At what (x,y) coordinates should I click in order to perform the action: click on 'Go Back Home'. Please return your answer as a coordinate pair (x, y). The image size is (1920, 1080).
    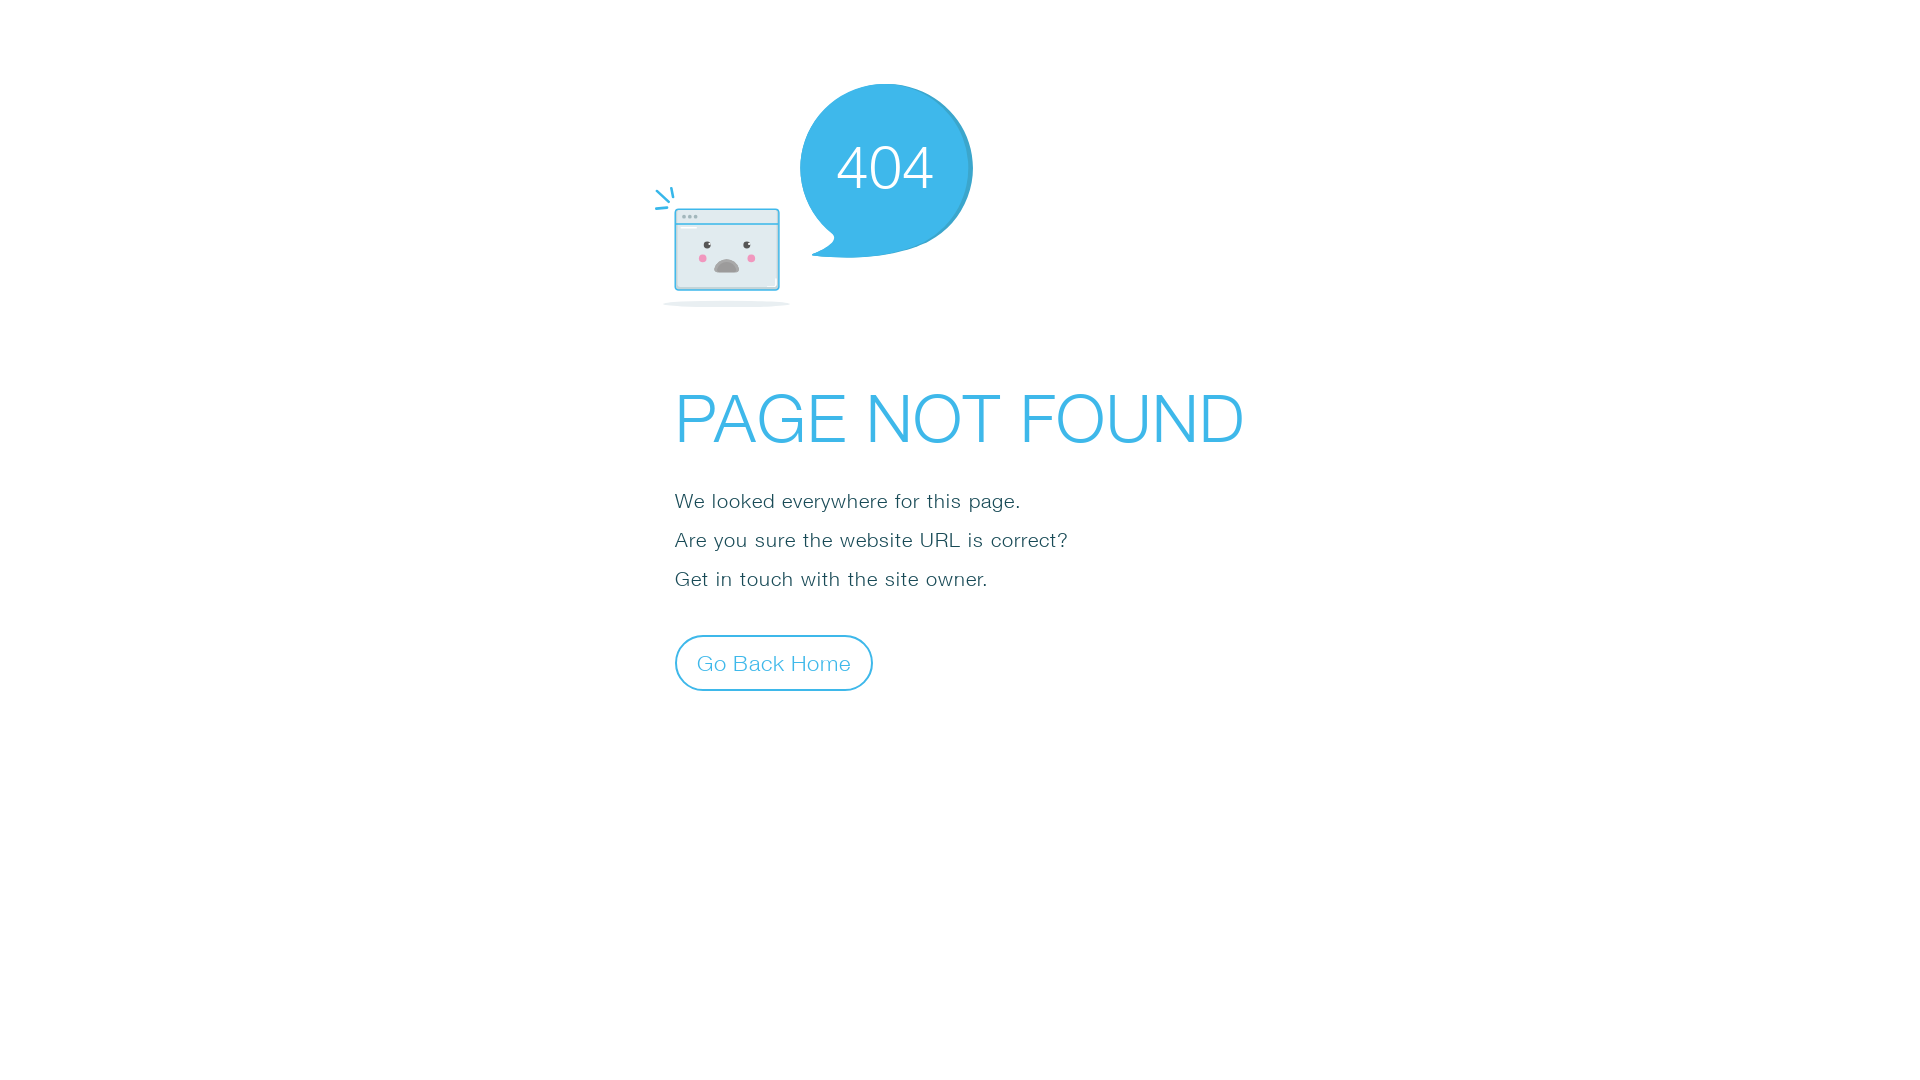
    Looking at the image, I should click on (772, 663).